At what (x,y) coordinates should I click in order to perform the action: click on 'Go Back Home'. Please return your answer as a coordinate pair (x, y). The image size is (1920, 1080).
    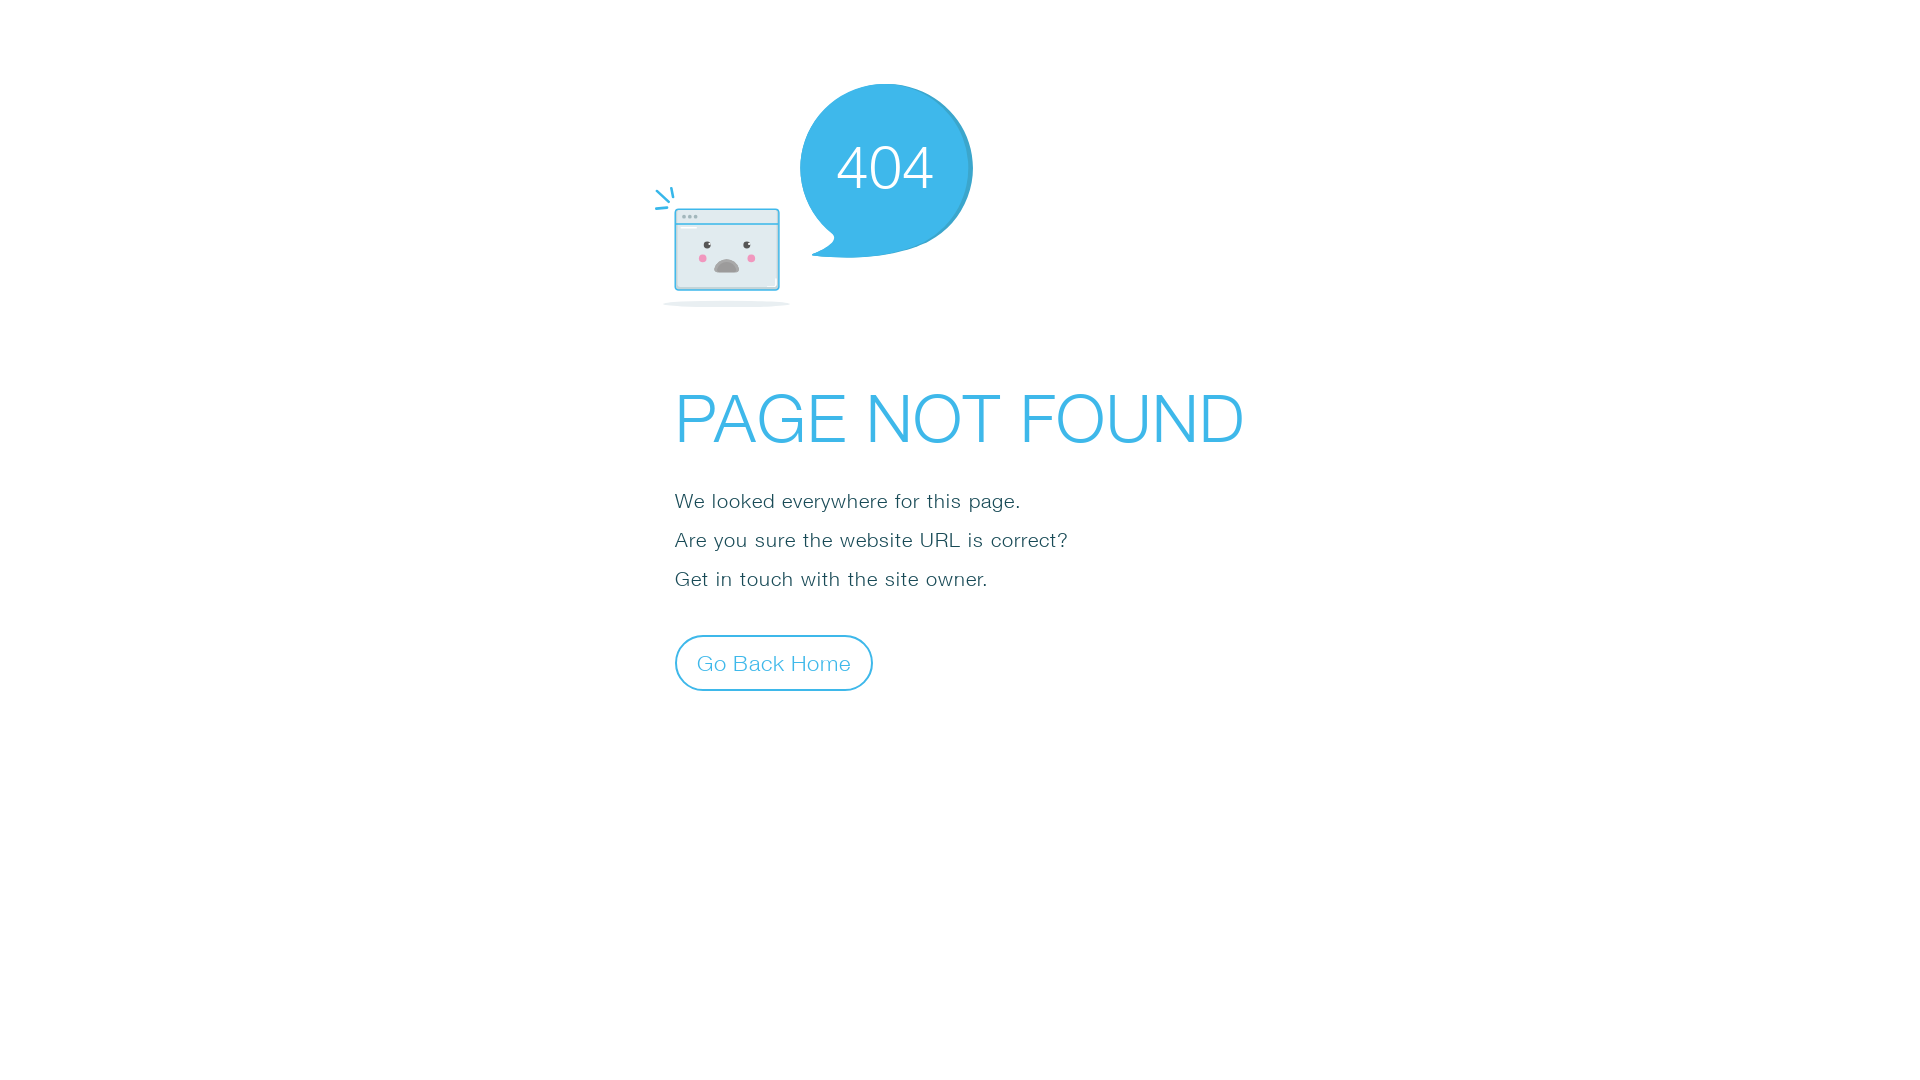
    Looking at the image, I should click on (772, 663).